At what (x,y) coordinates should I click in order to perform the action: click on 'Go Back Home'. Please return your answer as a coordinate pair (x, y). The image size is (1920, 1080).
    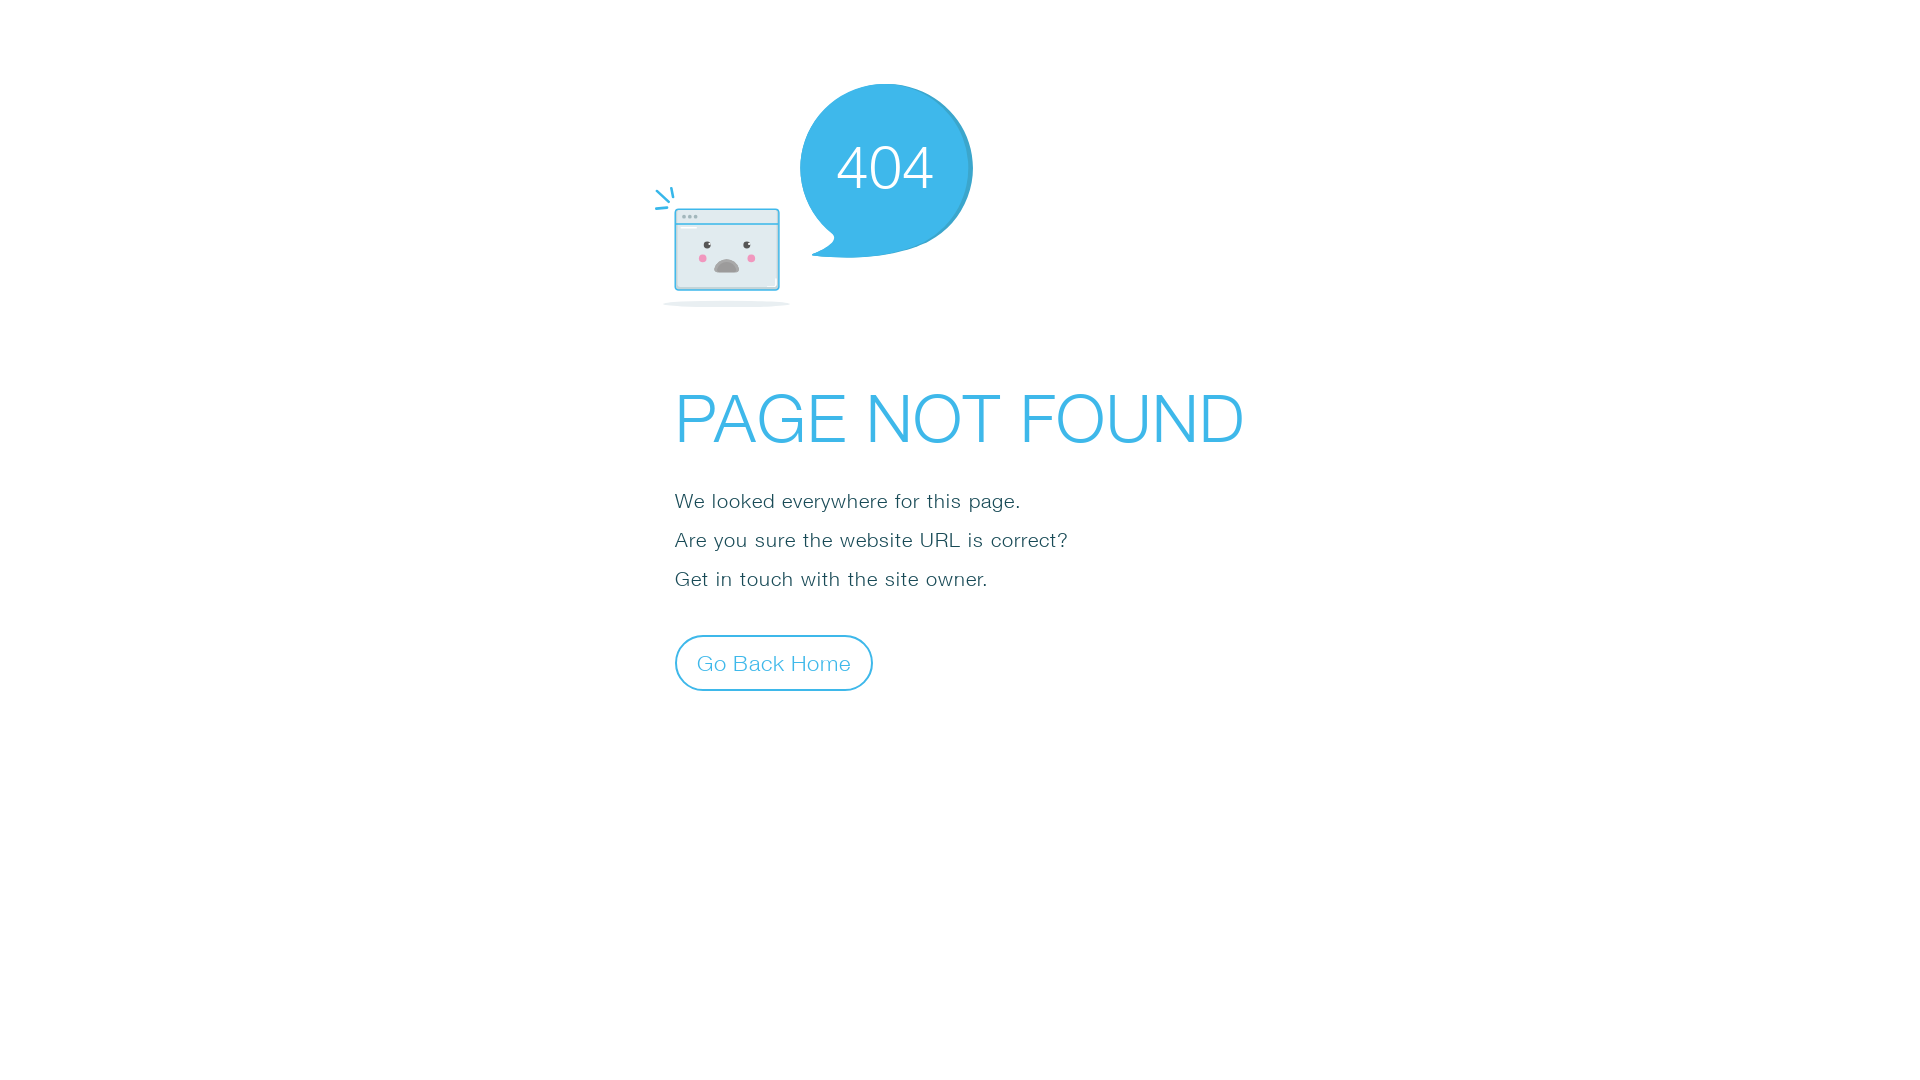
    Looking at the image, I should click on (772, 663).